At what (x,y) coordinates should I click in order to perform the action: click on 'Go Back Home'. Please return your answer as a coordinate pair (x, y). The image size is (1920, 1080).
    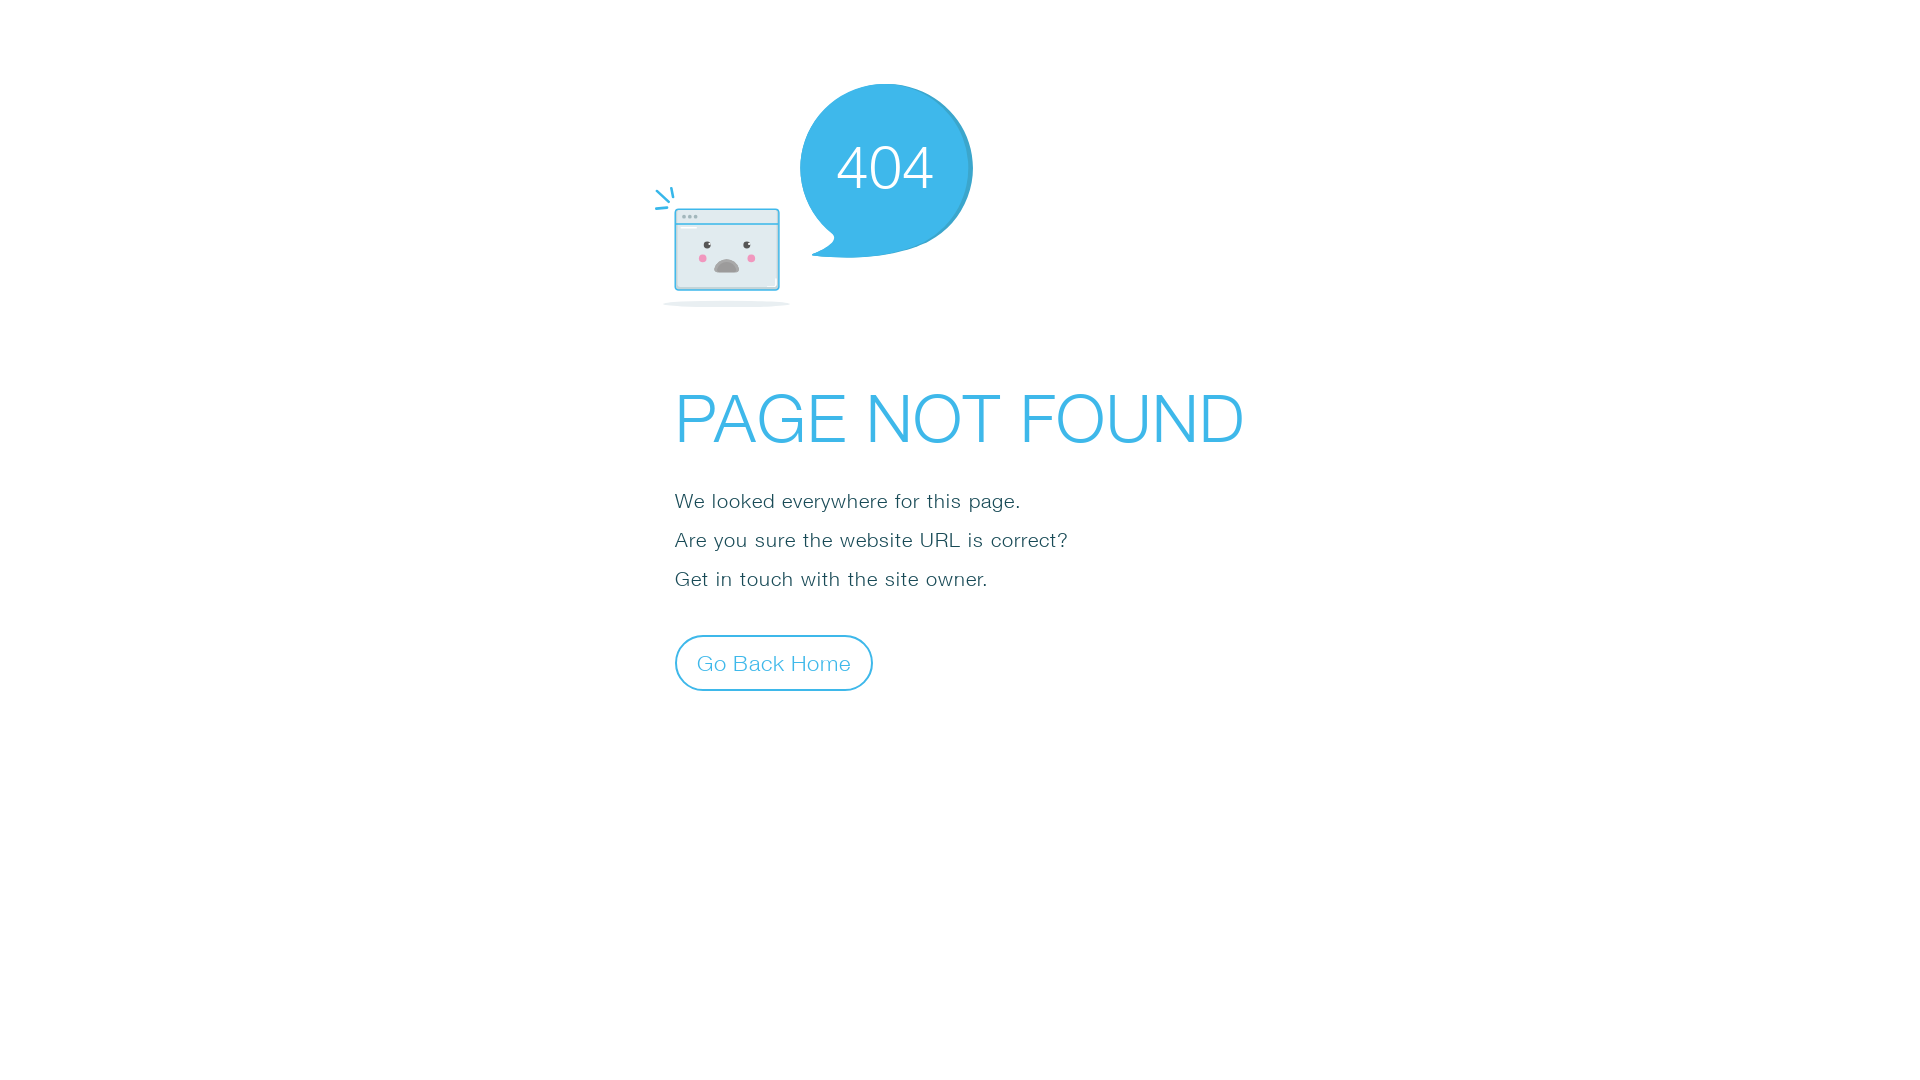
    Looking at the image, I should click on (772, 663).